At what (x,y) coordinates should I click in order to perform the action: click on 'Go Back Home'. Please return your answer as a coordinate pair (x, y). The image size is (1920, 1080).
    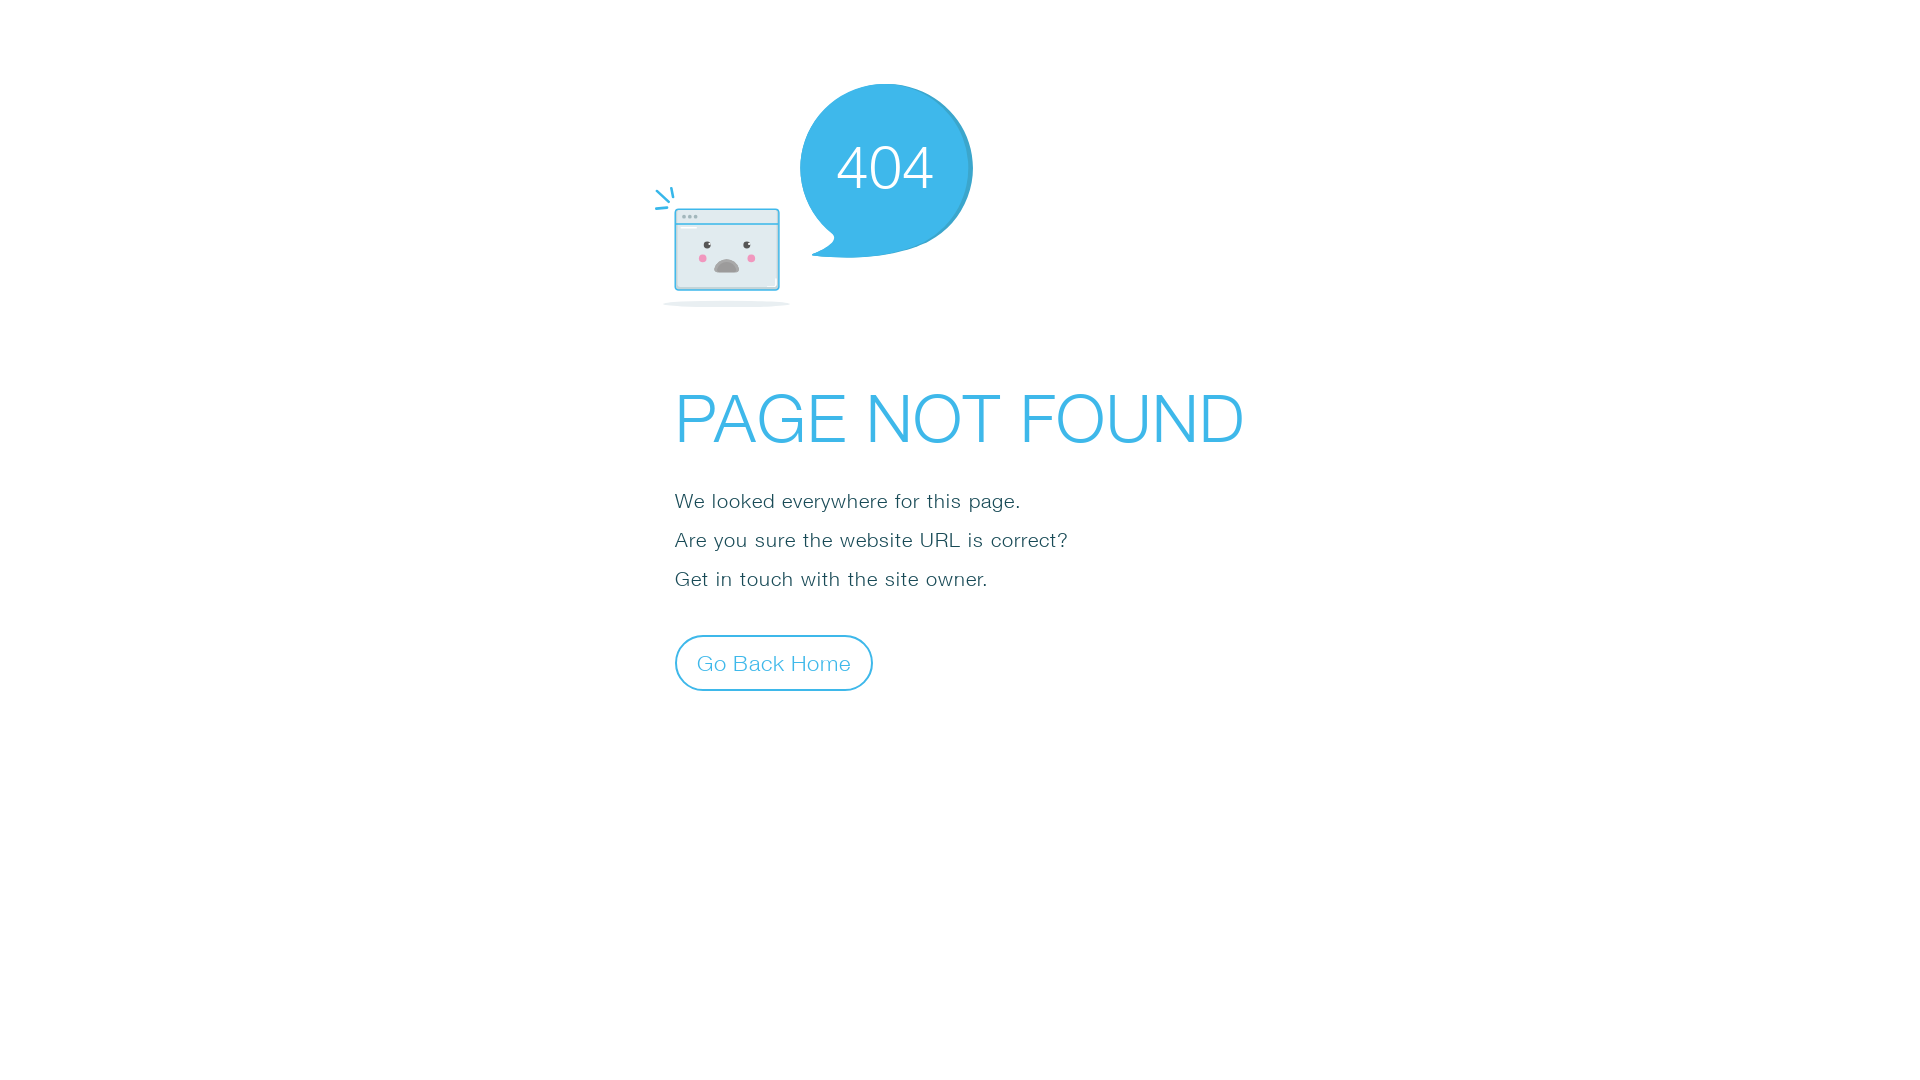
    Looking at the image, I should click on (772, 663).